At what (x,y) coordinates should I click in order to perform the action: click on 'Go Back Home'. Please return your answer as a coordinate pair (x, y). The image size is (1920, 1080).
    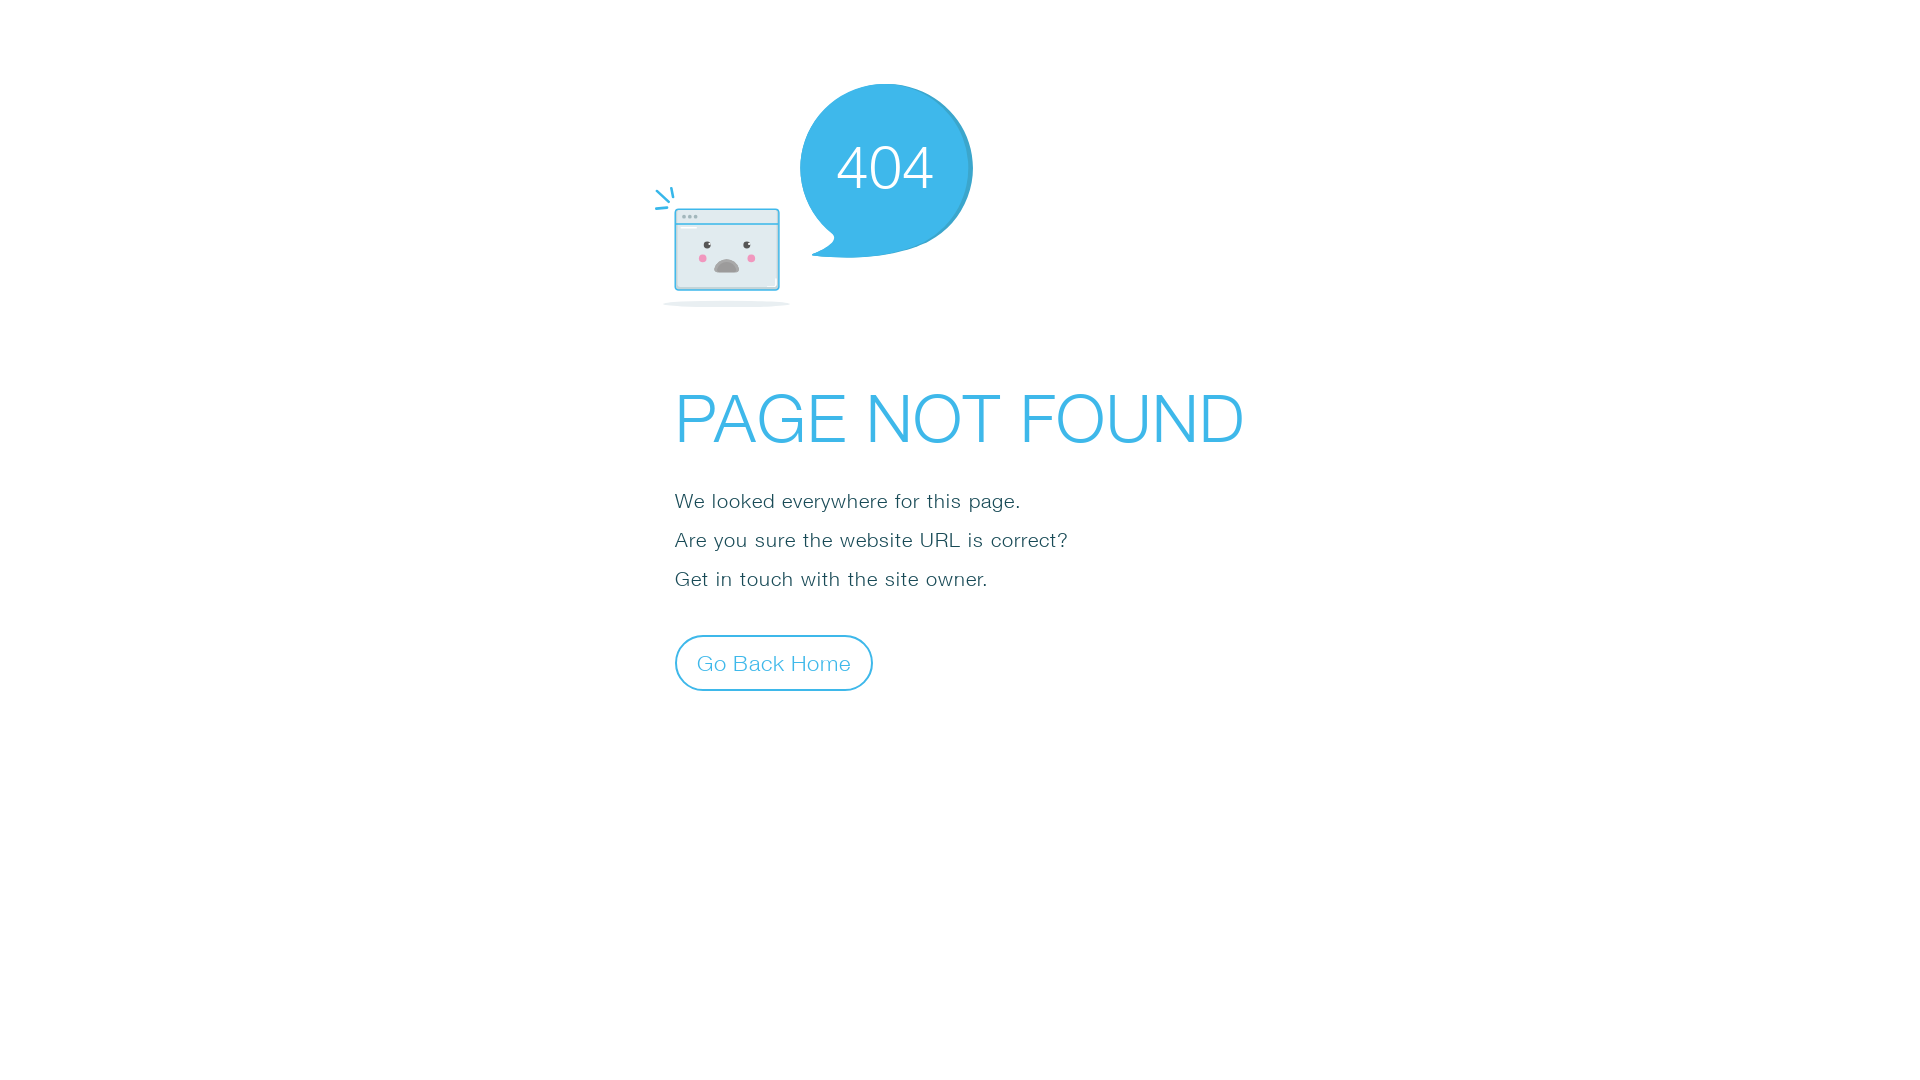
    Looking at the image, I should click on (772, 663).